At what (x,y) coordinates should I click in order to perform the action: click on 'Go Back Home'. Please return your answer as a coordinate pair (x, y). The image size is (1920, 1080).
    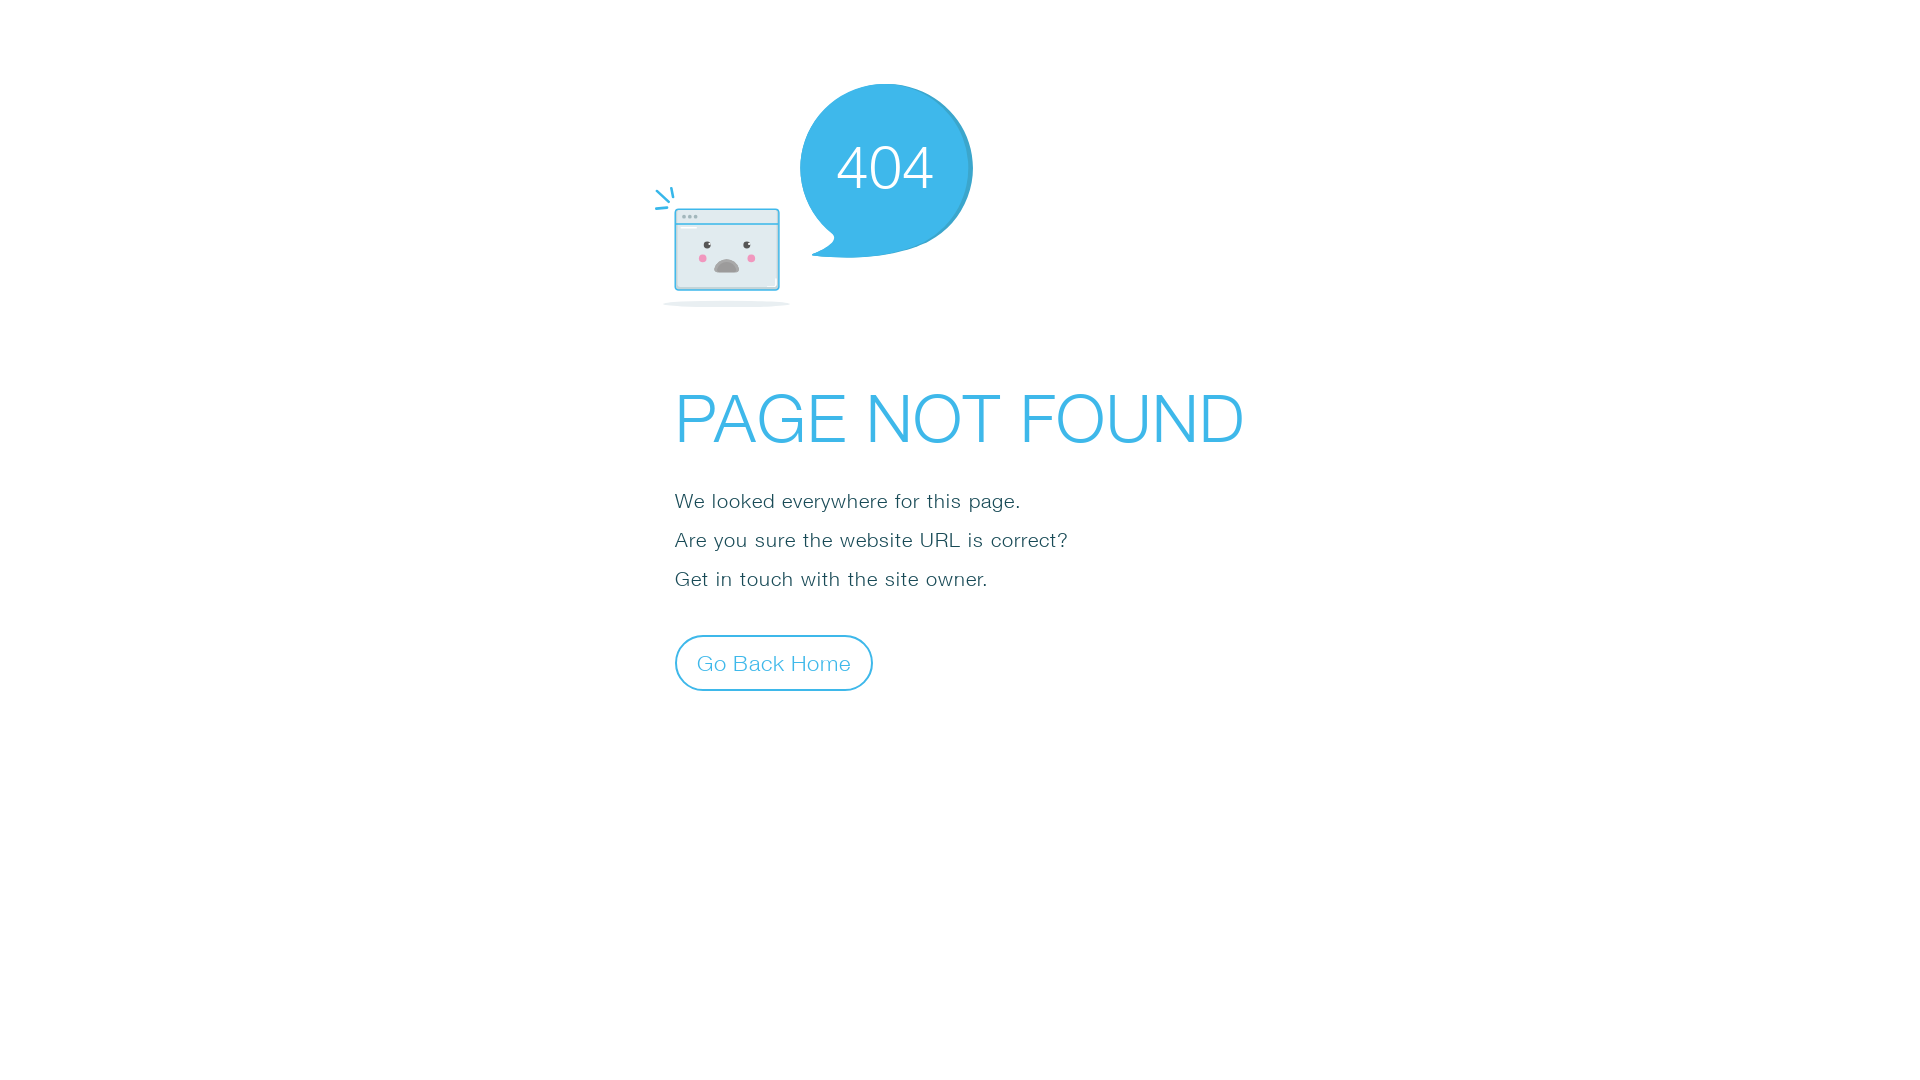
    Looking at the image, I should click on (772, 663).